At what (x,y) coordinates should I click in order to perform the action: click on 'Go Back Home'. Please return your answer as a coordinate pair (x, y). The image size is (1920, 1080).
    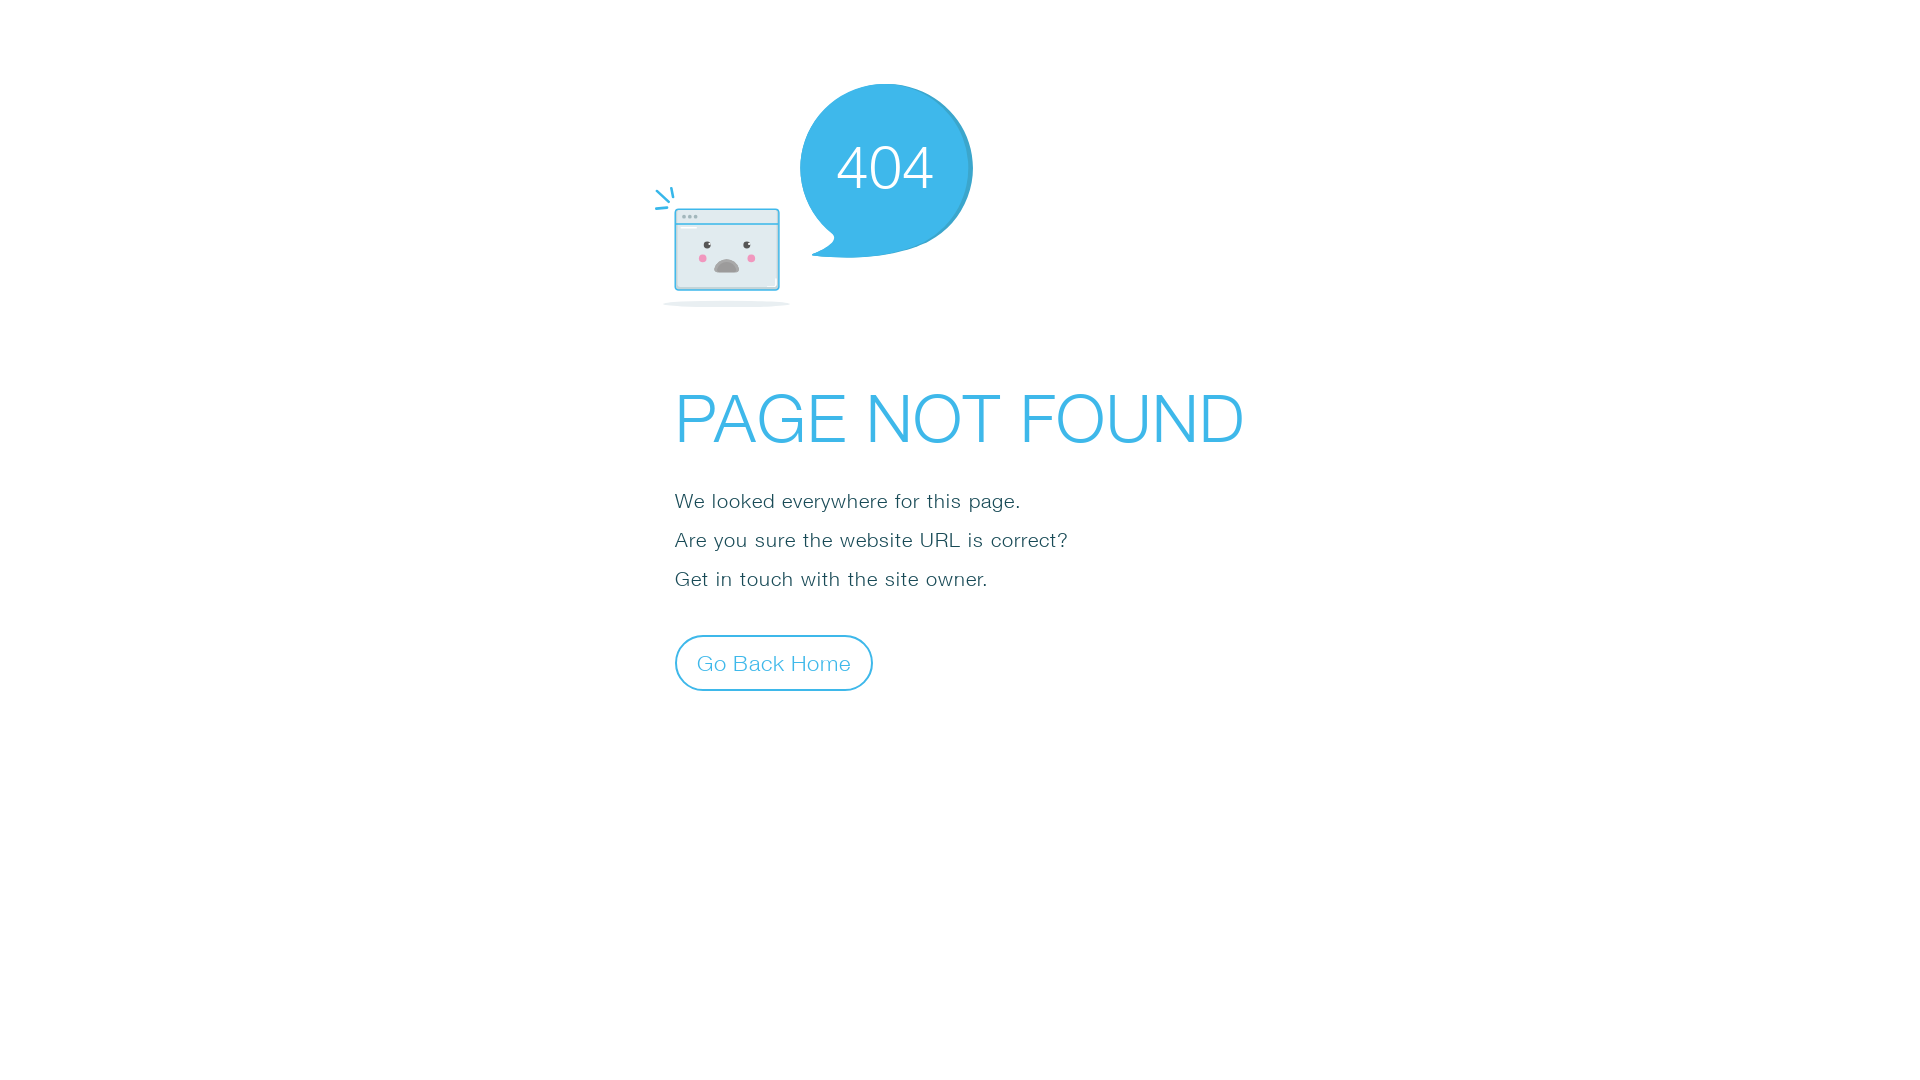
    Looking at the image, I should click on (772, 663).